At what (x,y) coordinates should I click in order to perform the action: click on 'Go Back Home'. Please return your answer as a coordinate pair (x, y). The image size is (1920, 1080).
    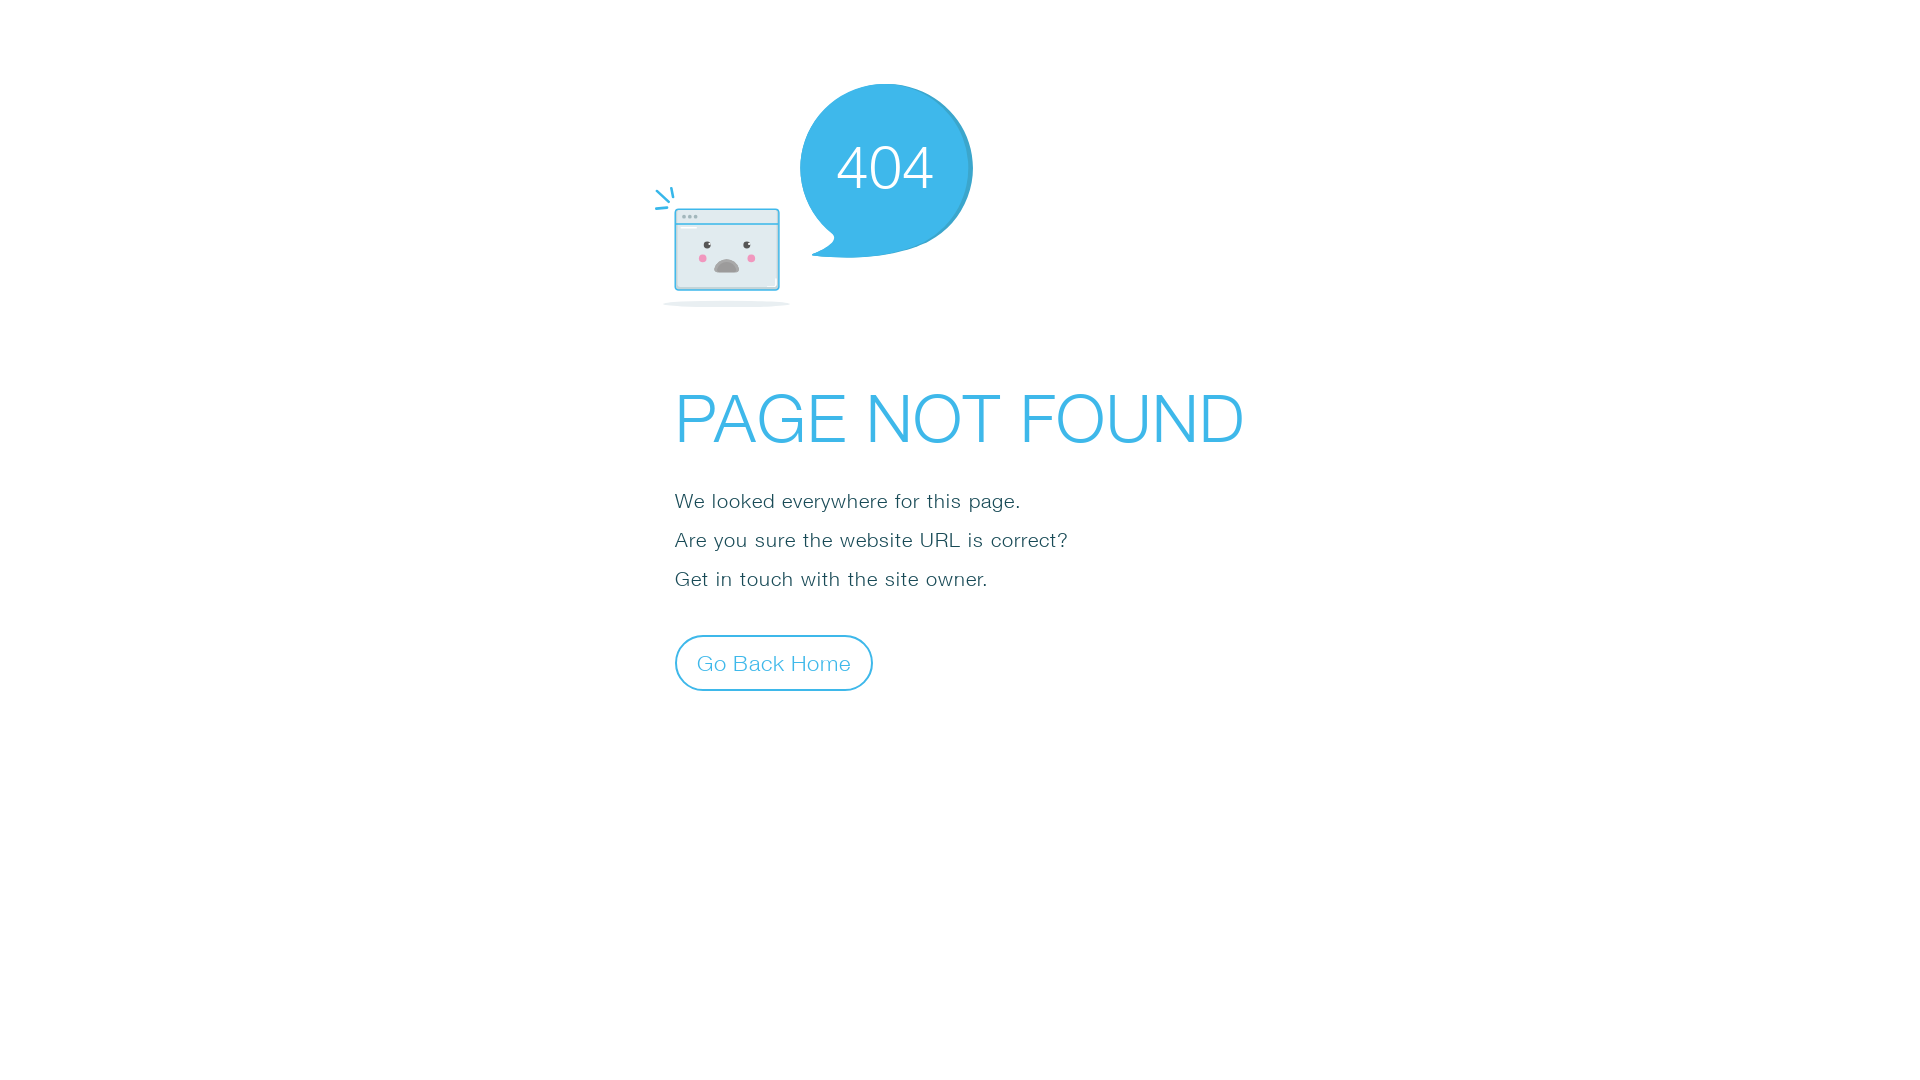
    Looking at the image, I should click on (772, 663).